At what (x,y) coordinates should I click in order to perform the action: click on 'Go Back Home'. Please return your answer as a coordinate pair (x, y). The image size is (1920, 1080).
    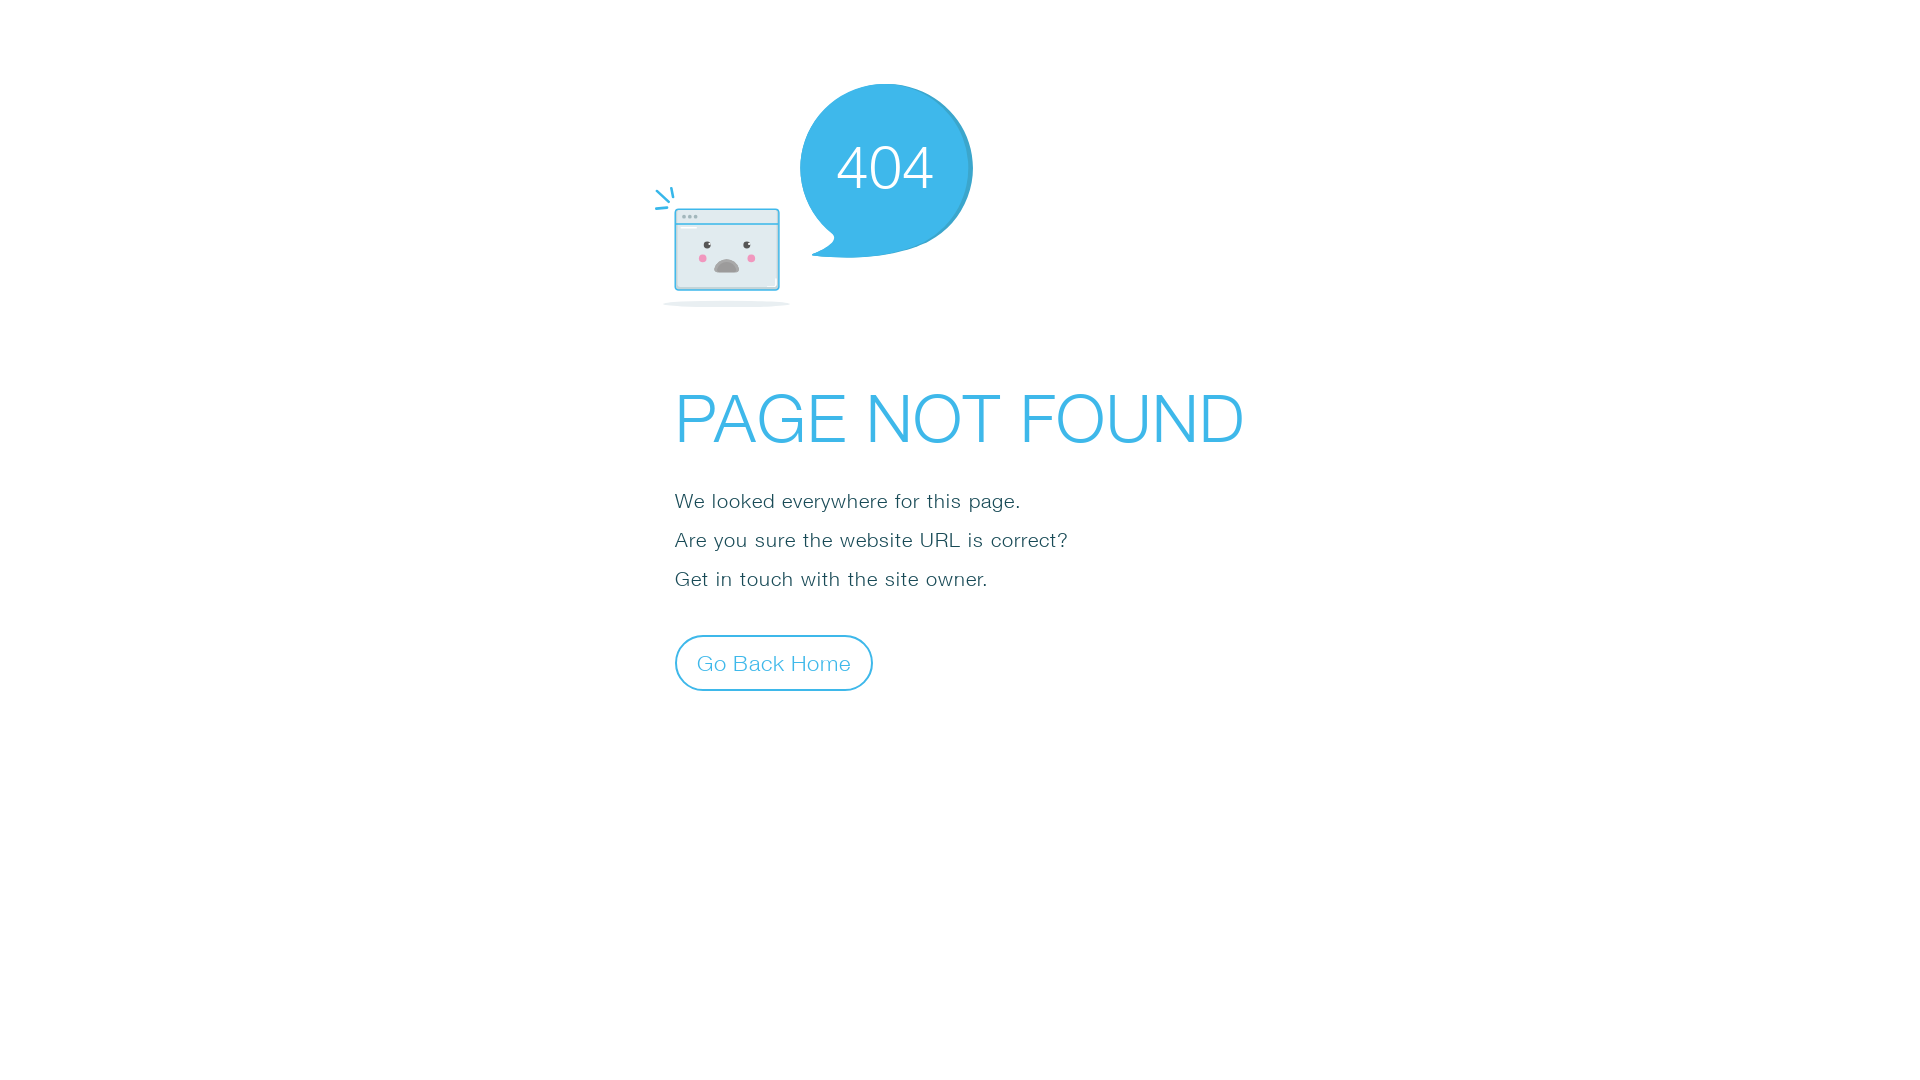
    Looking at the image, I should click on (772, 663).